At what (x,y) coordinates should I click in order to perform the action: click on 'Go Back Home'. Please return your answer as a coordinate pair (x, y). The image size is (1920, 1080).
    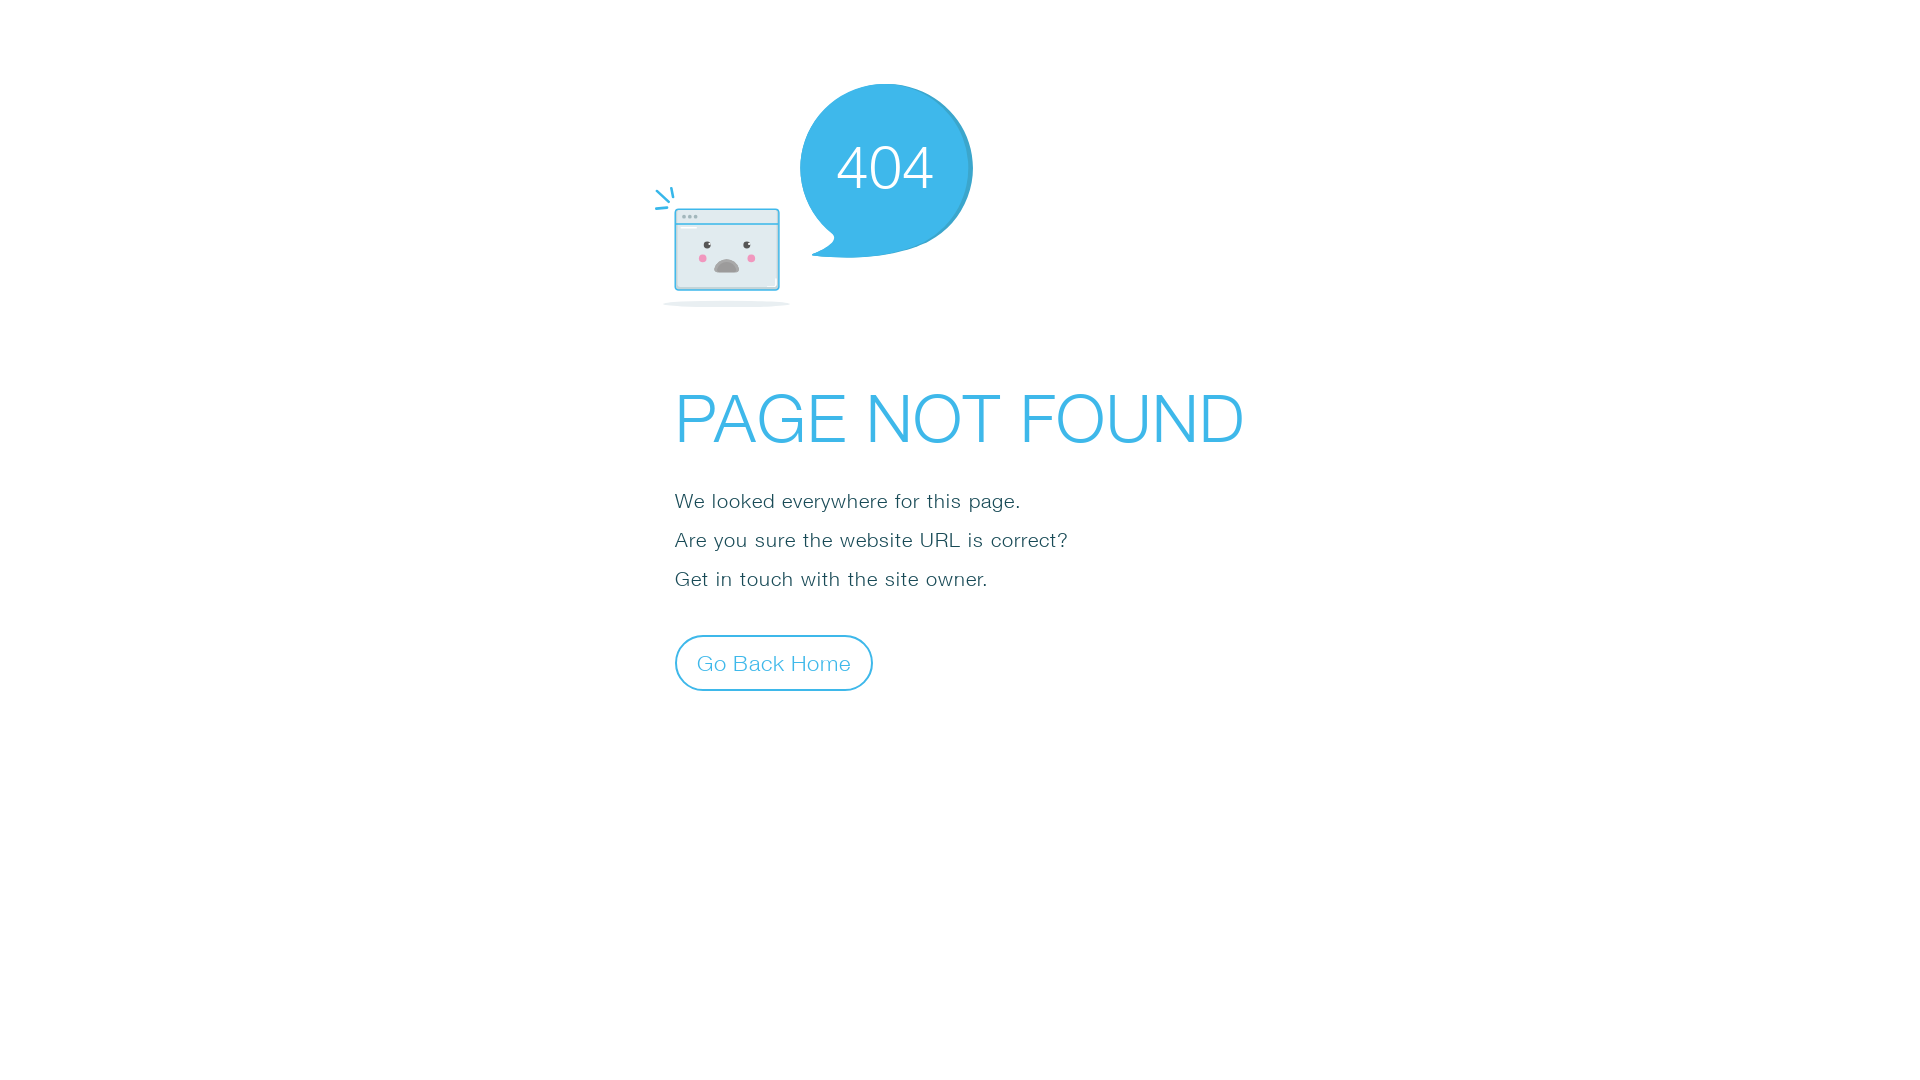
    Looking at the image, I should click on (772, 663).